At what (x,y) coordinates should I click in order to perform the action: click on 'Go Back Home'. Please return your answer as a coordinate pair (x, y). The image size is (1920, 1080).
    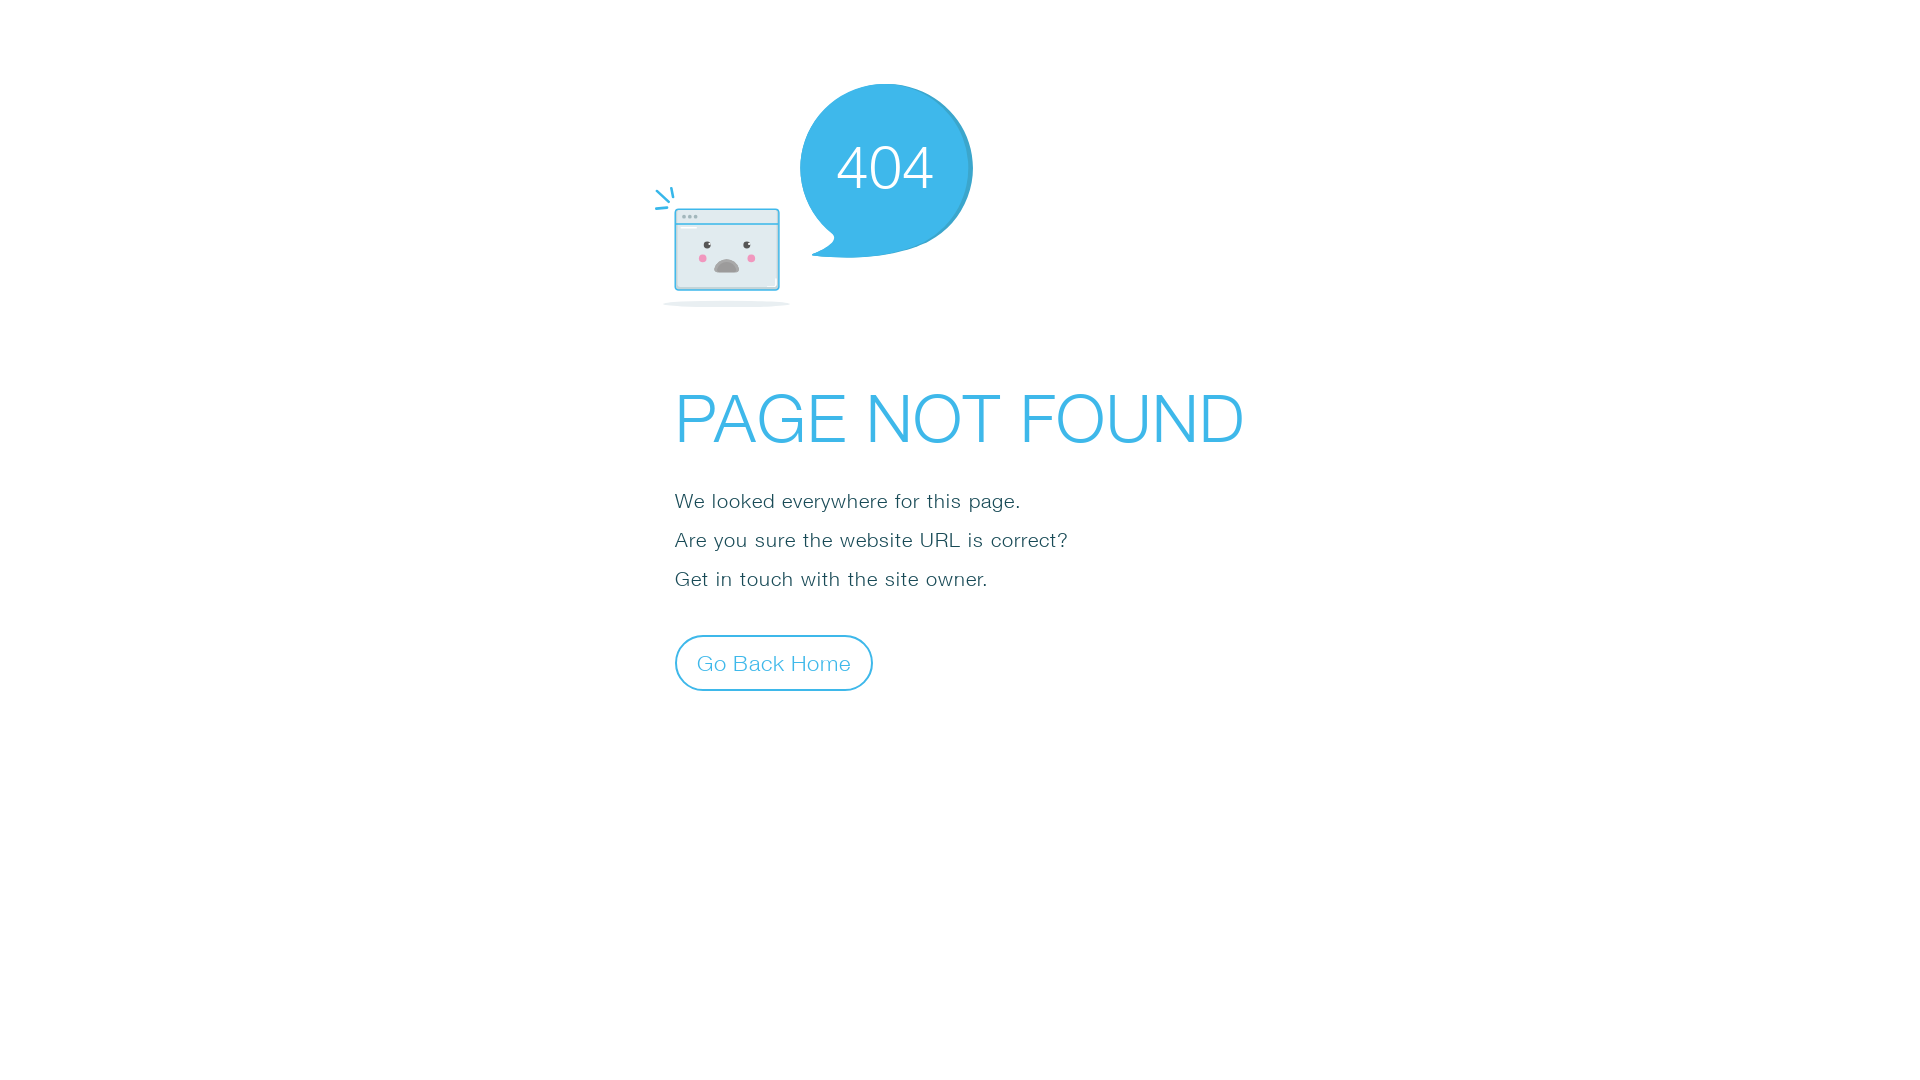
    Looking at the image, I should click on (772, 663).